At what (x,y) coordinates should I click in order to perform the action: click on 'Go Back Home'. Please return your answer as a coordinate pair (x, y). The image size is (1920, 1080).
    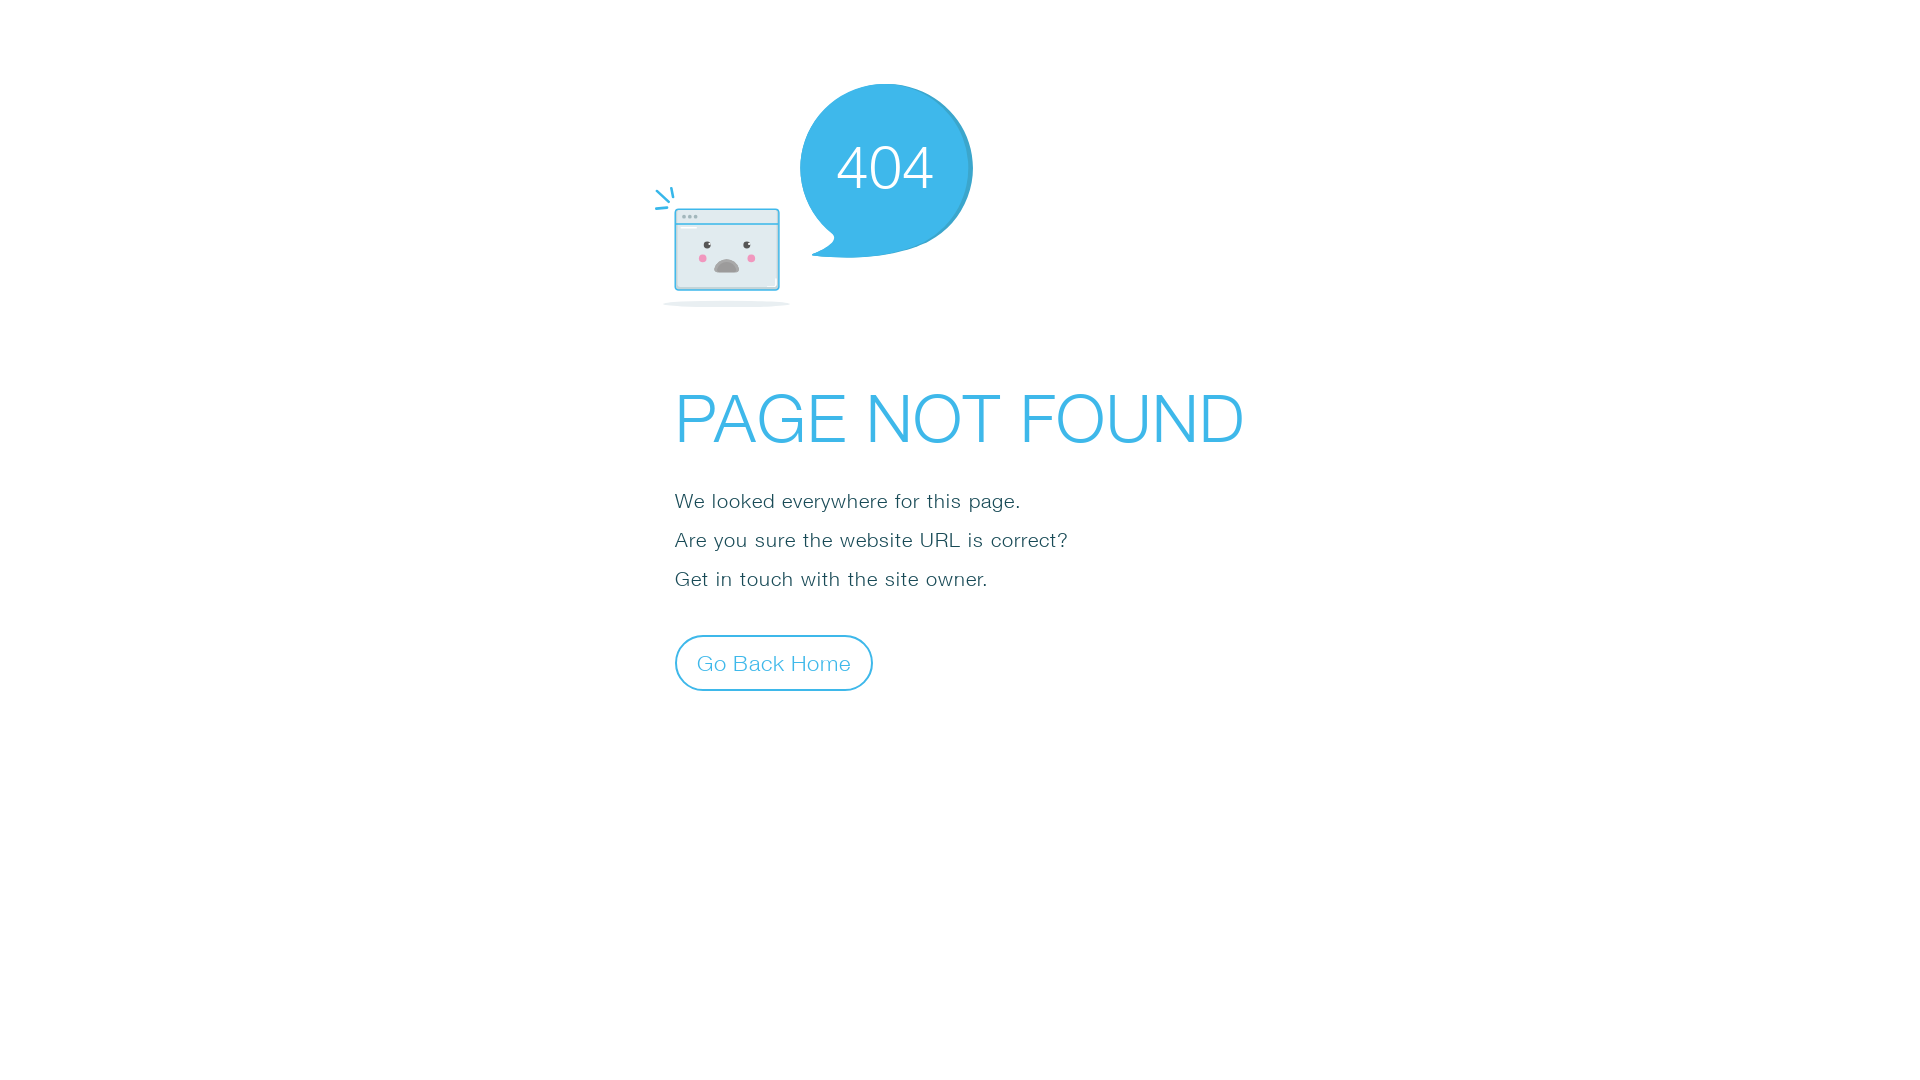
    Looking at the image, I should click on (772, 663).